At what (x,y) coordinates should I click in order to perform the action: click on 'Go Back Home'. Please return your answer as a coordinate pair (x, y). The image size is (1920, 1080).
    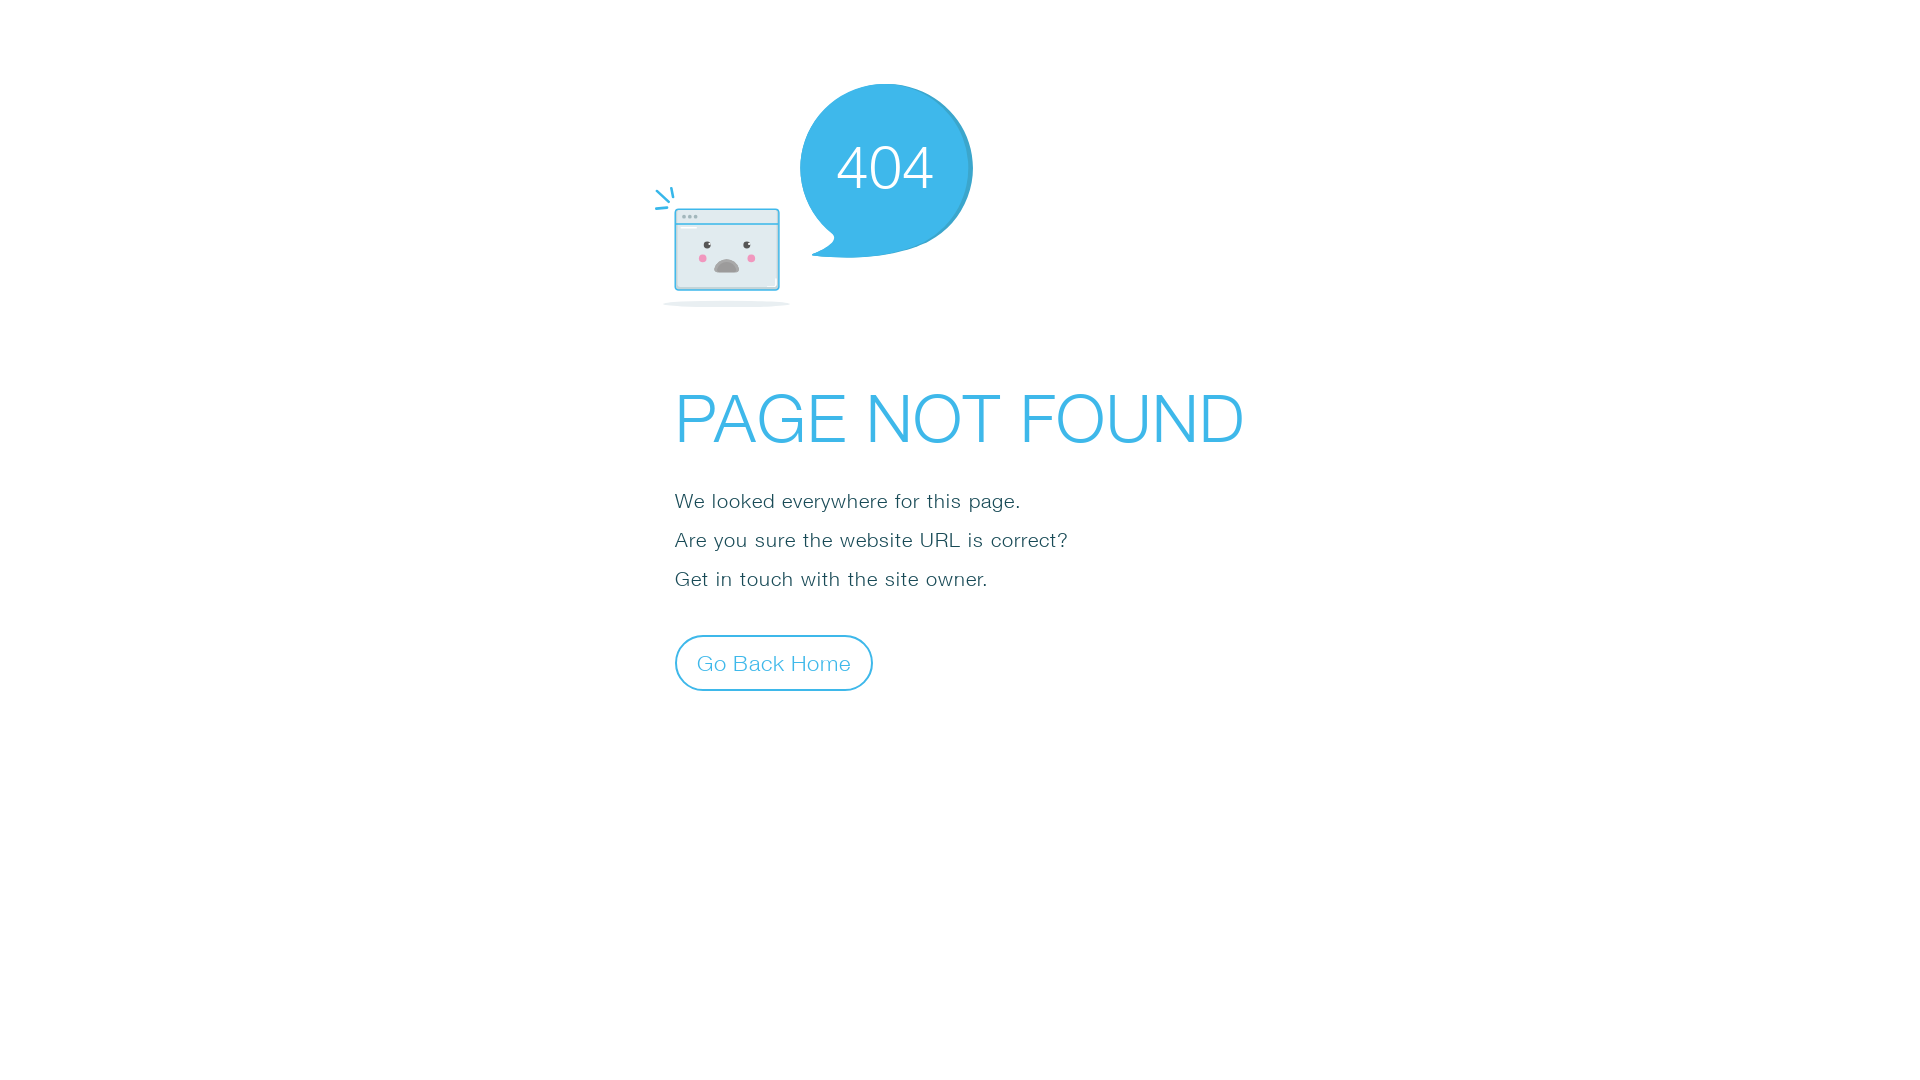
    Looking at the image, I should click on (772, 663).